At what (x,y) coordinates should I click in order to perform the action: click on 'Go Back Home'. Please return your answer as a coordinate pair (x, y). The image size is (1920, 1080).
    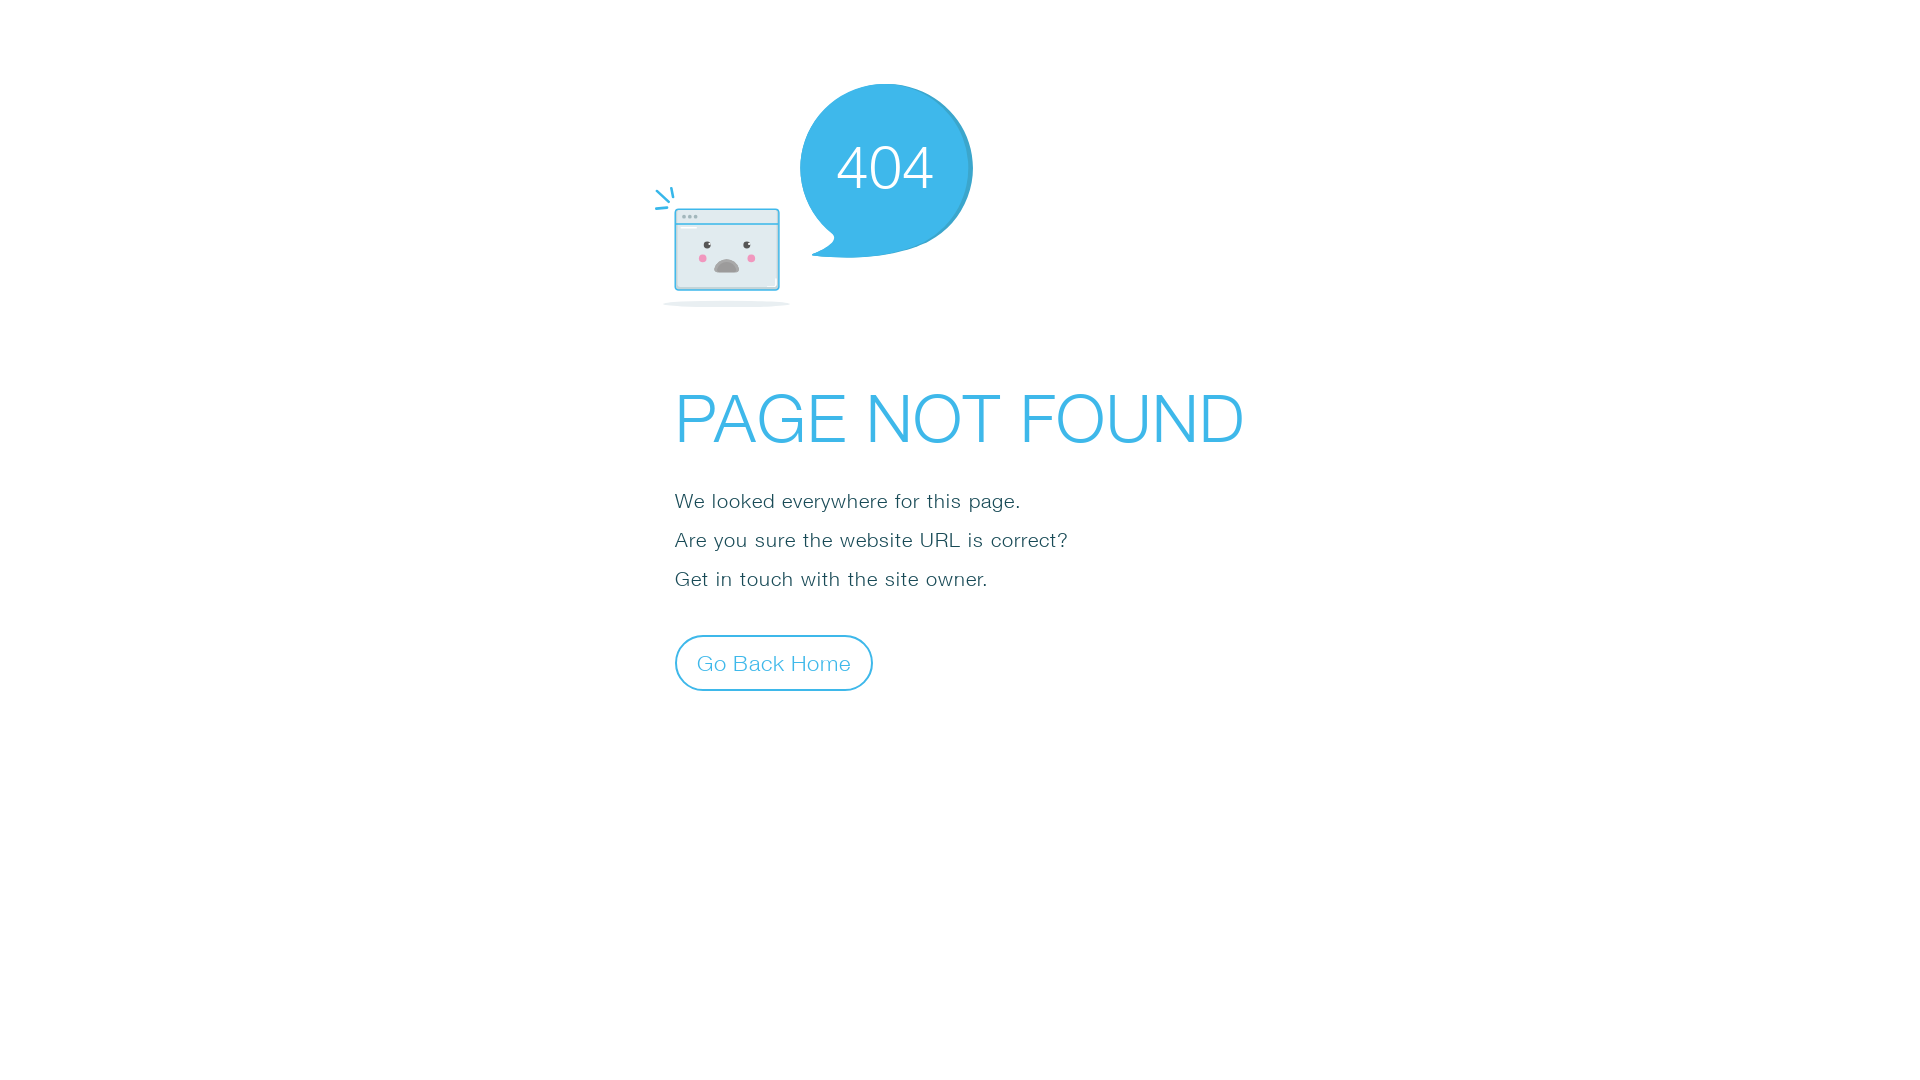
    Looking at the image, I should click on (772, 663).